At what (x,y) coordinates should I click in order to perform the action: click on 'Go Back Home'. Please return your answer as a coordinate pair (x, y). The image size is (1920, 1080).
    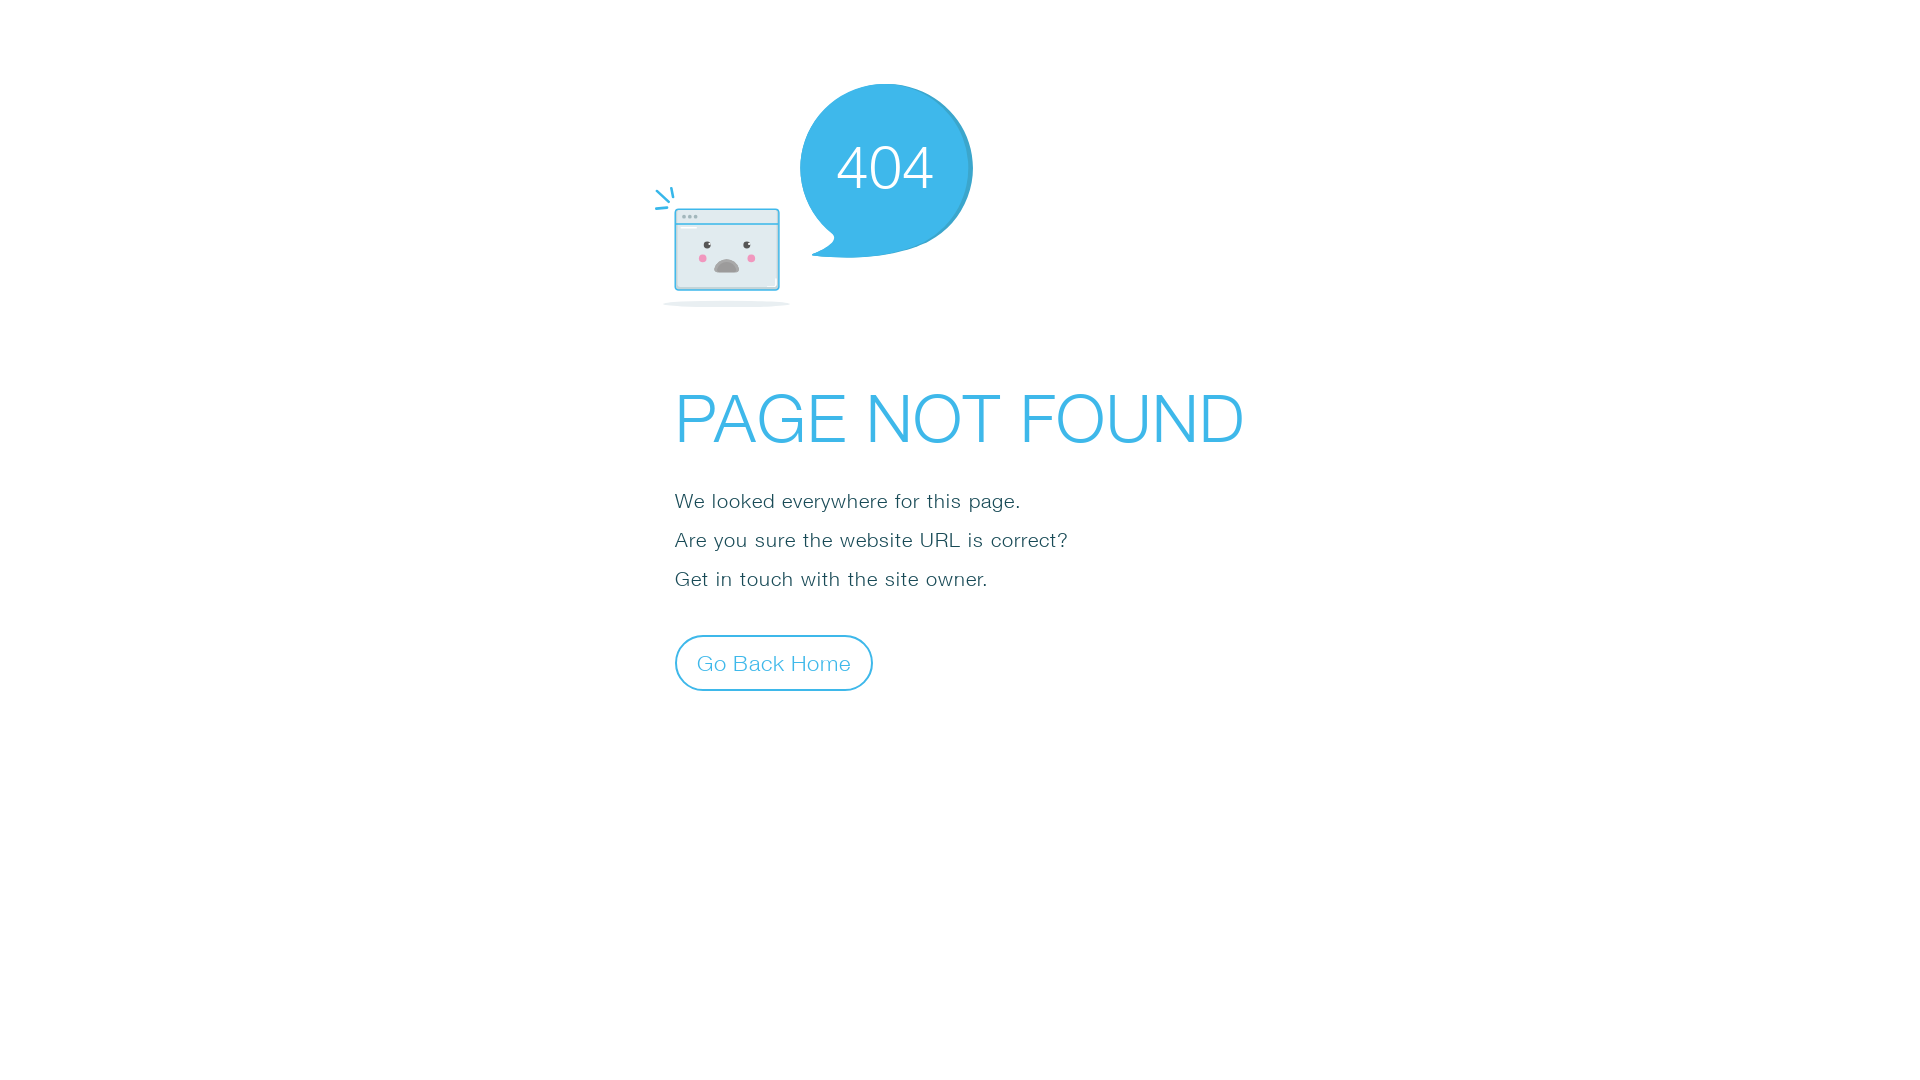
    Looking at the image, I should click on (772, 663).